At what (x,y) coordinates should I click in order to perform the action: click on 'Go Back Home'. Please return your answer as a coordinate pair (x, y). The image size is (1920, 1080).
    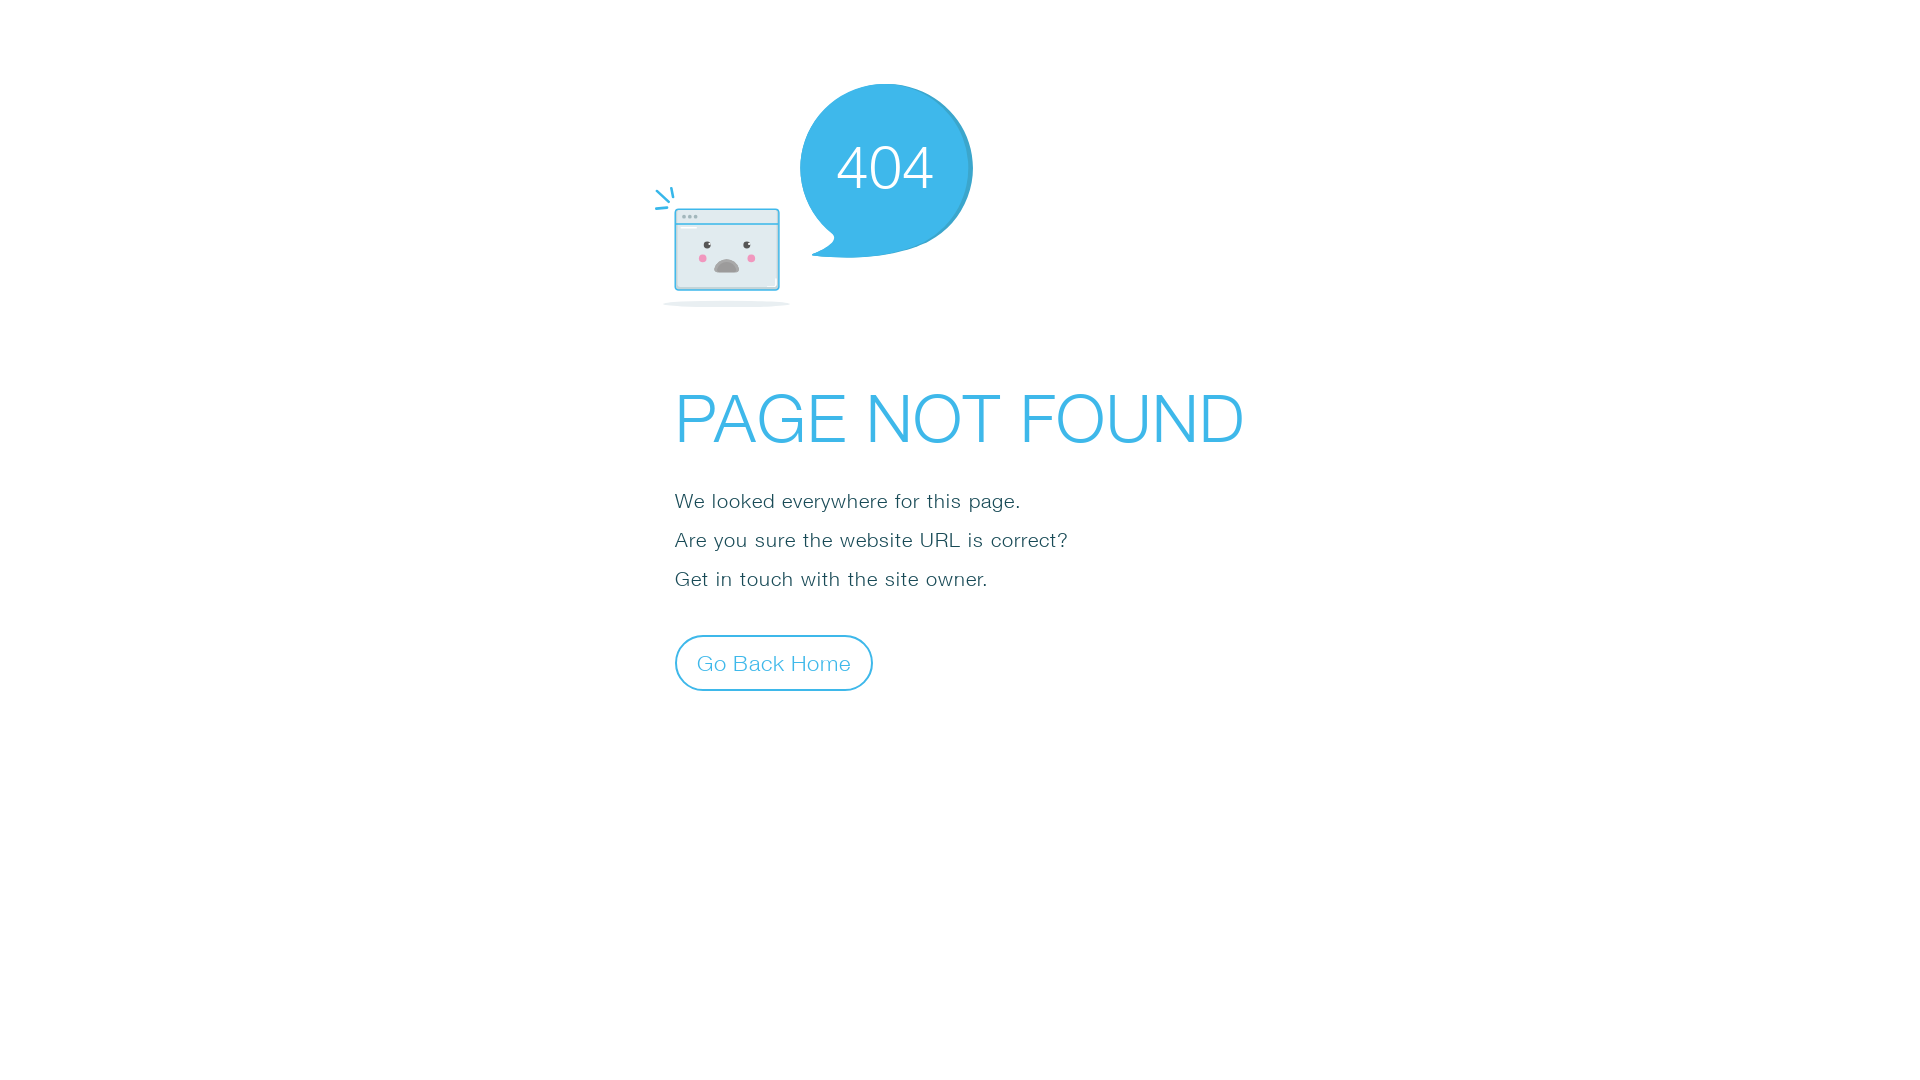
    Looking at the image, I should click on (772, 663).